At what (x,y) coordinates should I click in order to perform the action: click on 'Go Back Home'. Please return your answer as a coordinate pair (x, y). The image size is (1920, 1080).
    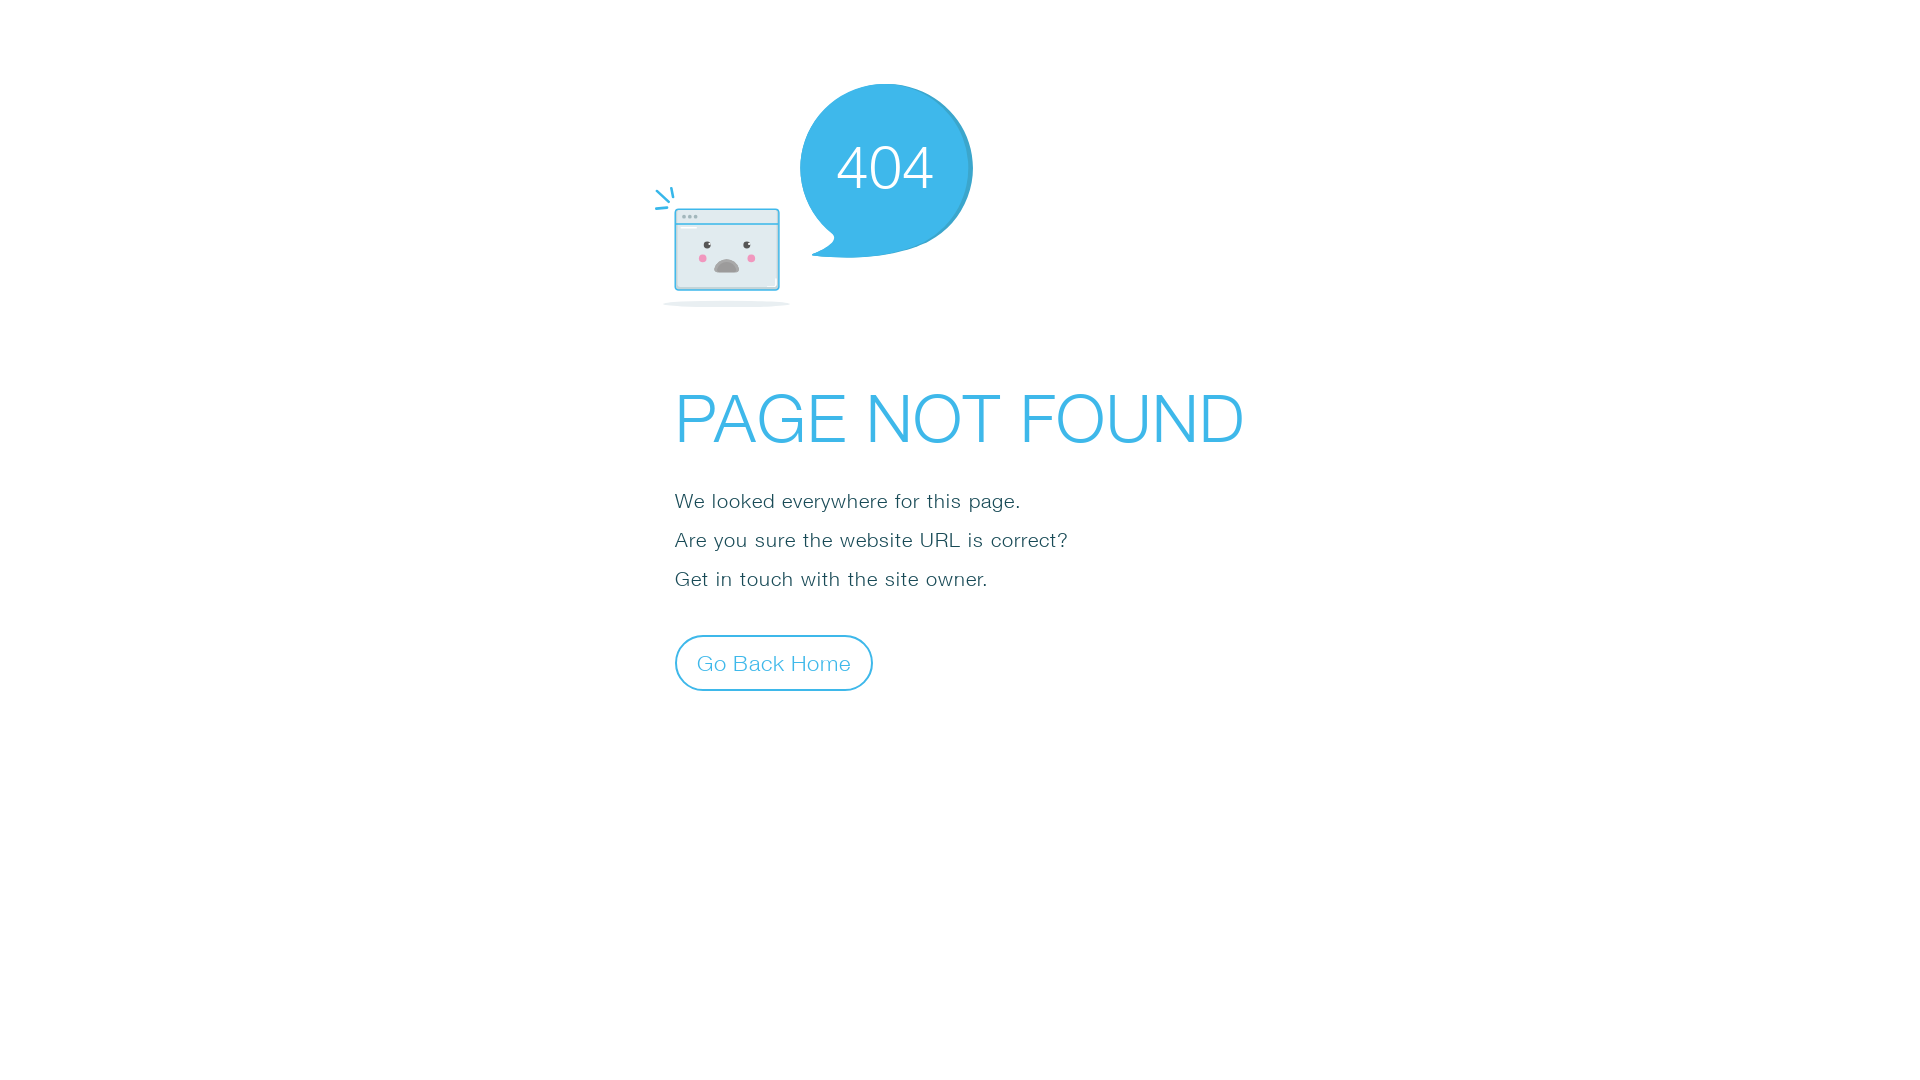
    Looking at the image, I should click on (772, 663).